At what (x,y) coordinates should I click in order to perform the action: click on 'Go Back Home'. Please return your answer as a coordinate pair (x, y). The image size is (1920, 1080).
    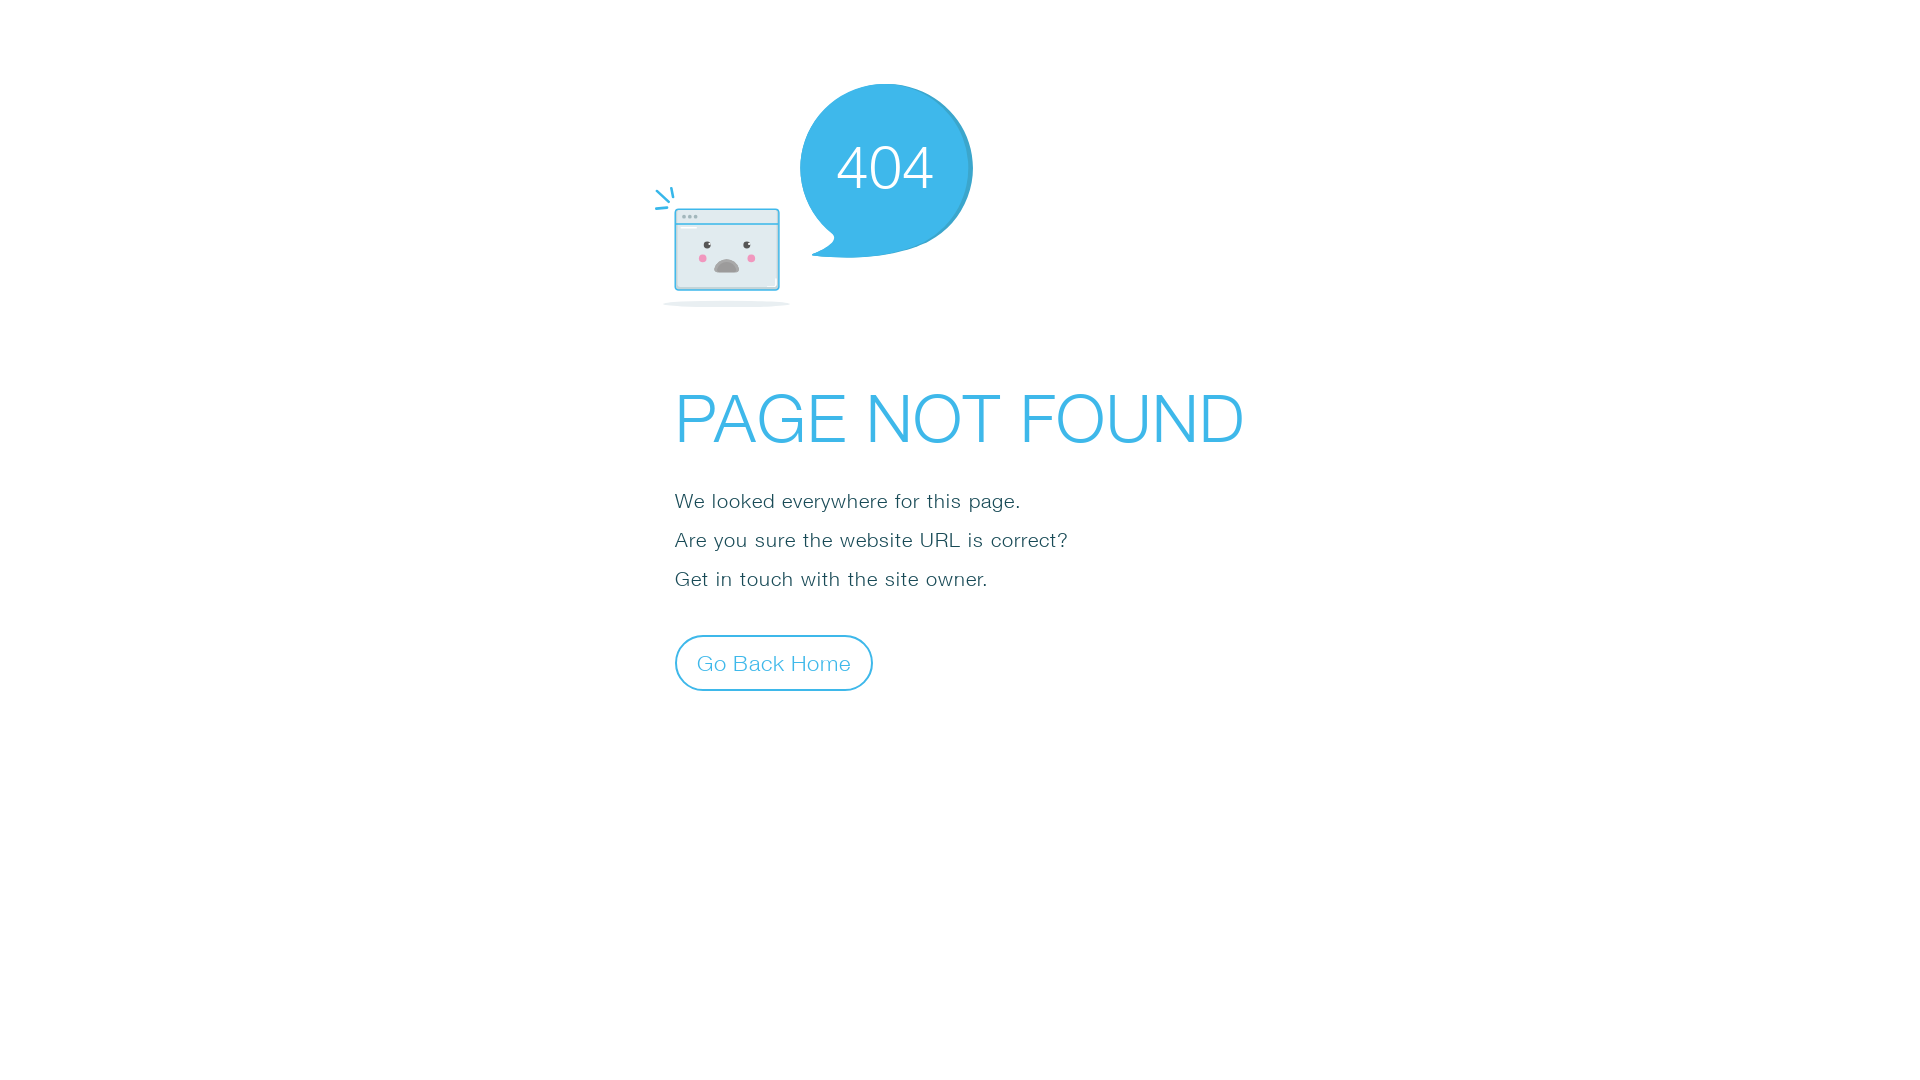
    Looking at the image, I should click on (772, 663).